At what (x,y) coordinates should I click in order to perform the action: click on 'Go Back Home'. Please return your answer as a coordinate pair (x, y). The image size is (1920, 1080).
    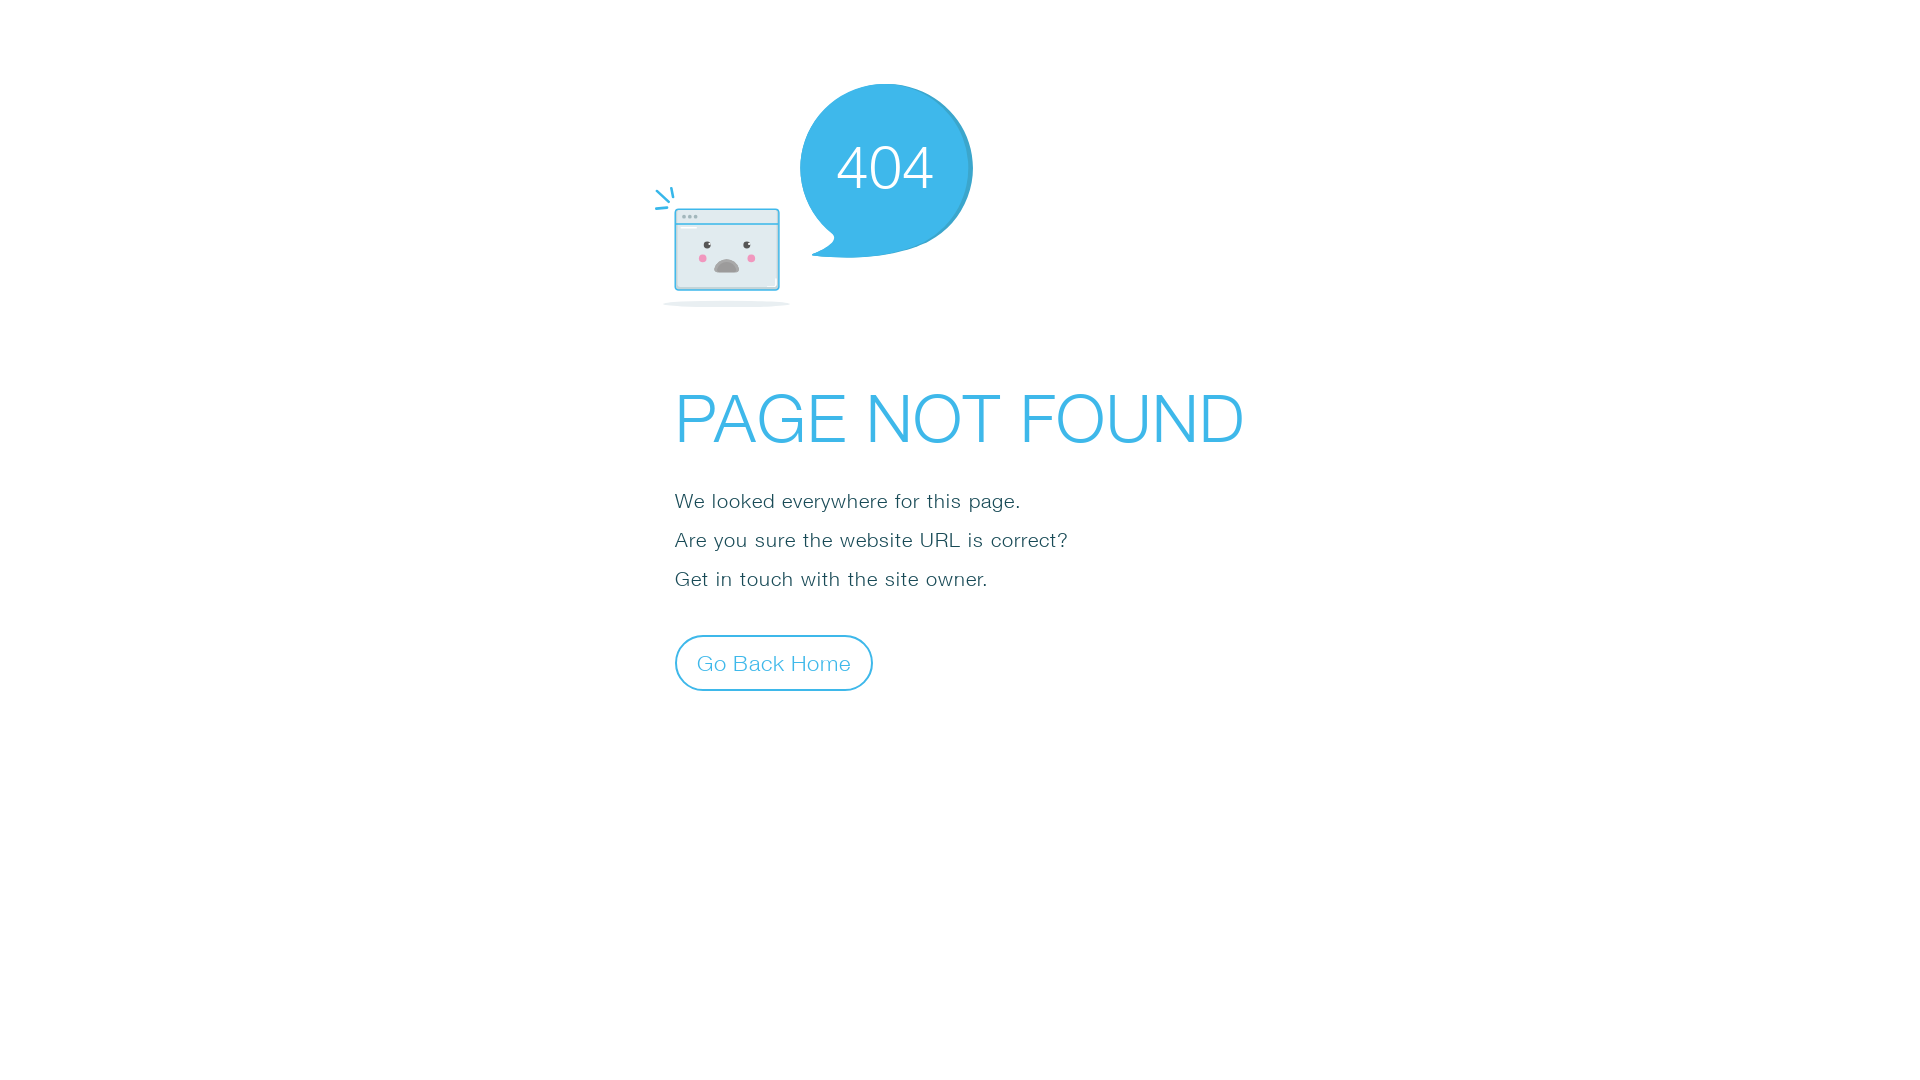
    Looking at the image, I should click on (772, 663).